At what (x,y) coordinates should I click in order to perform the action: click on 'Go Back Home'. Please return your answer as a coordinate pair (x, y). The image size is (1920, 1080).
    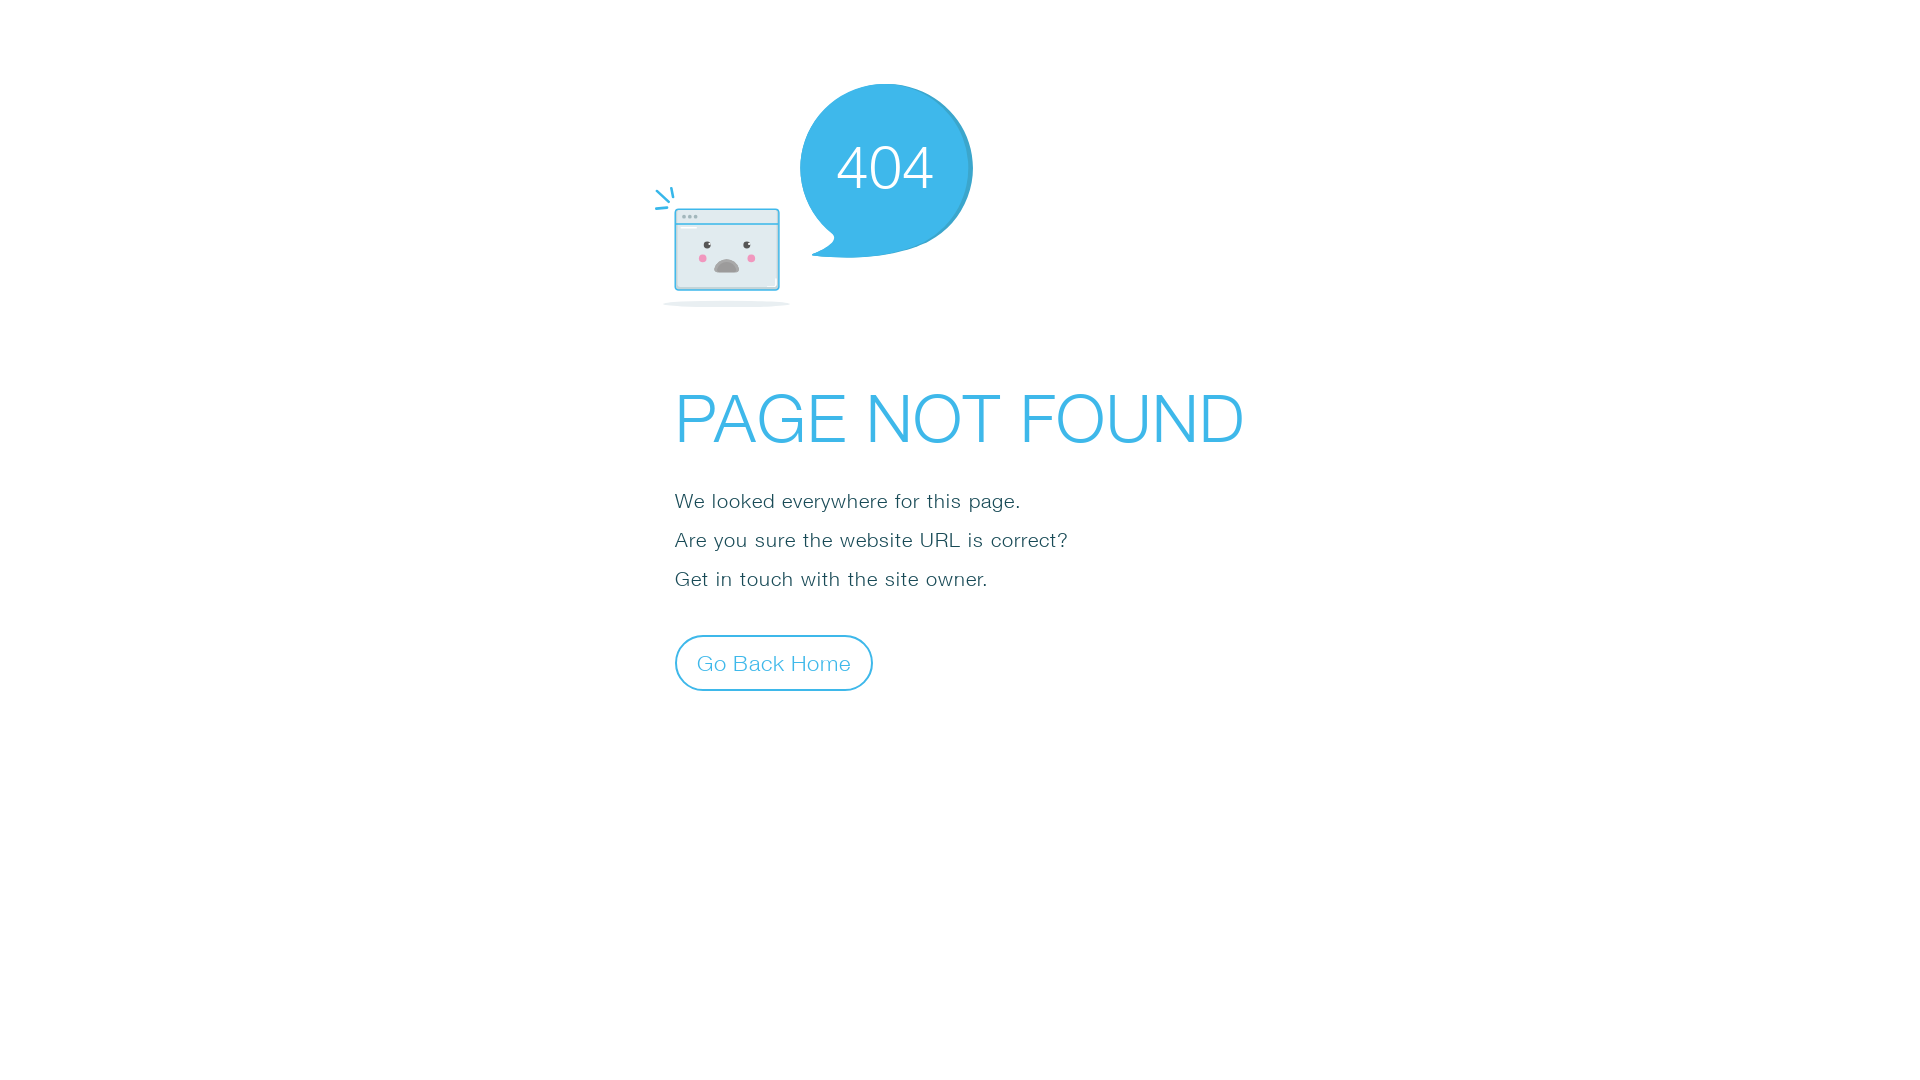
    Looking at the image, I should click on (772, 663).